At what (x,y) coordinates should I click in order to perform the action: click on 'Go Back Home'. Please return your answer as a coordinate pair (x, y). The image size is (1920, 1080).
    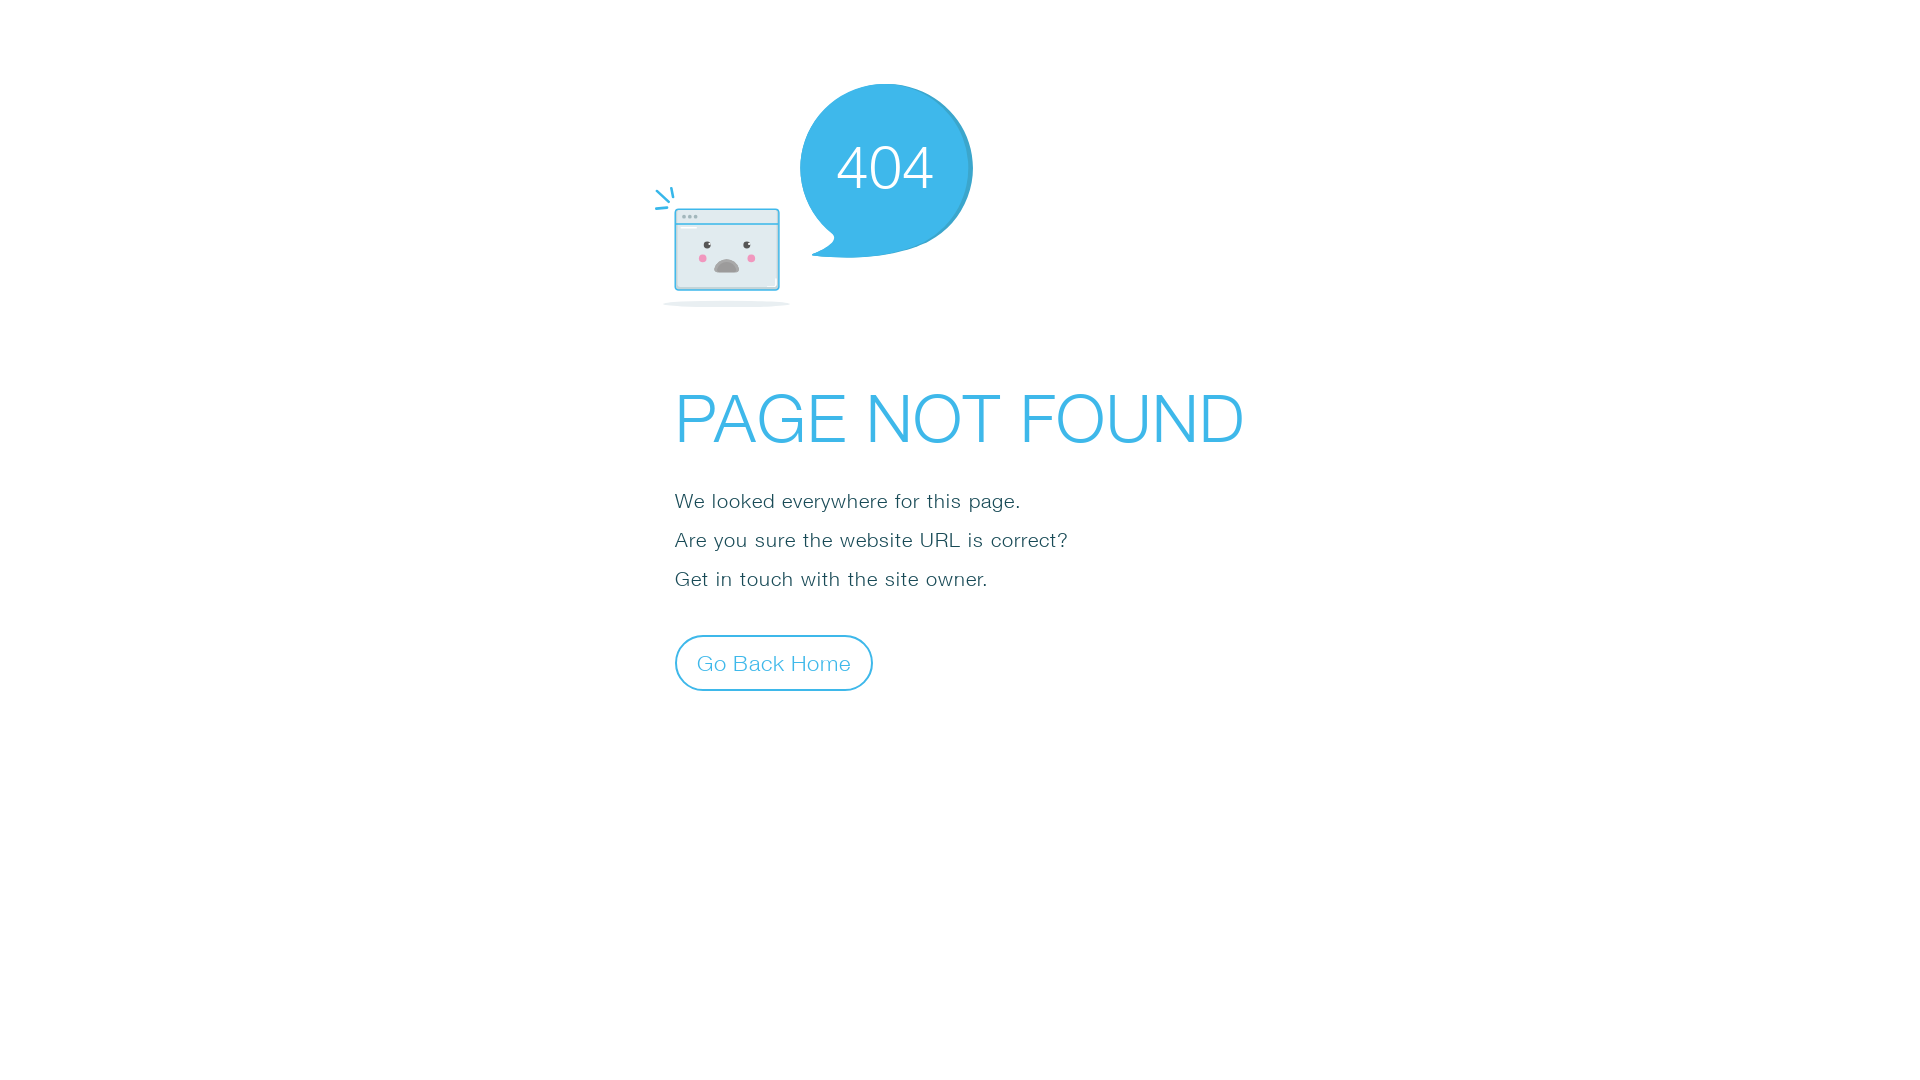
    Looking at the image, I should click on (772, 663).